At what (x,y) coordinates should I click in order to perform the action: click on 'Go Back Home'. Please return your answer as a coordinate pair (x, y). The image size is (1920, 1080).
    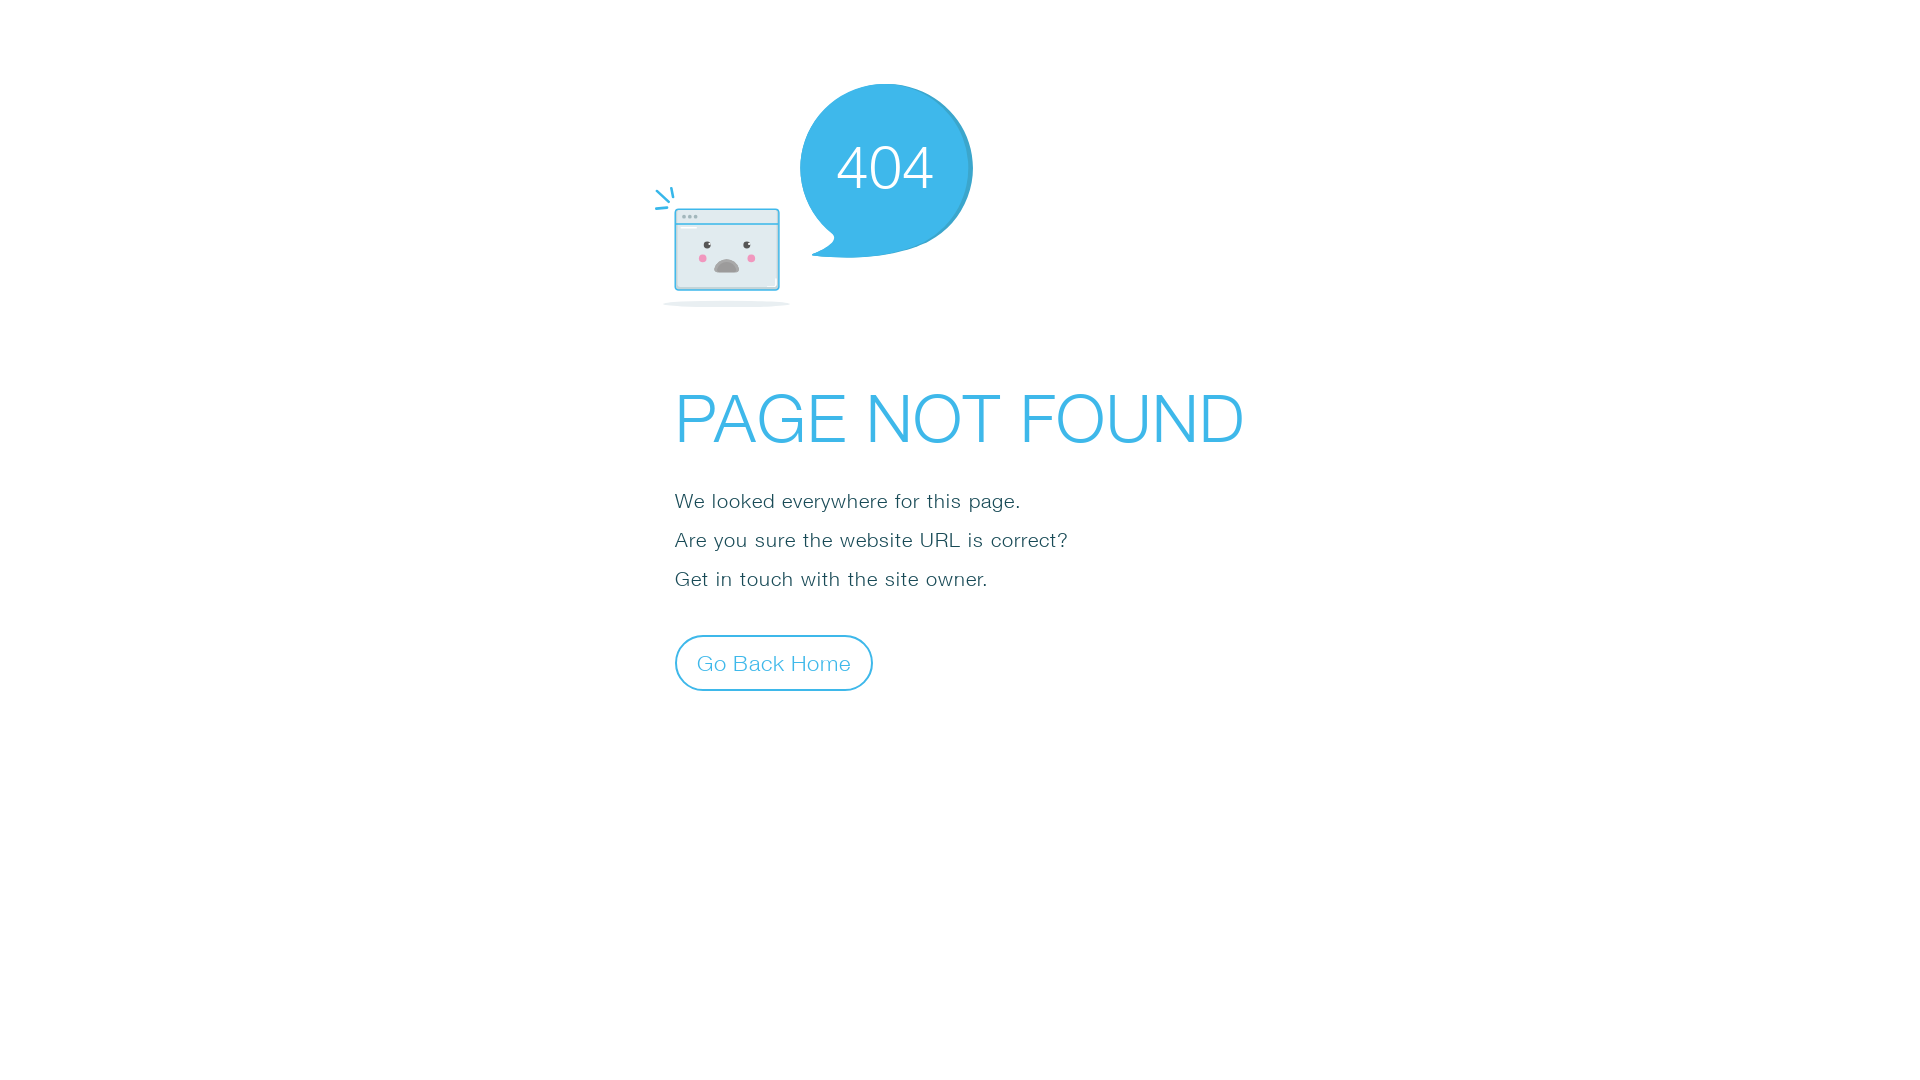
    Looking at the image, I should click on (772, 663).